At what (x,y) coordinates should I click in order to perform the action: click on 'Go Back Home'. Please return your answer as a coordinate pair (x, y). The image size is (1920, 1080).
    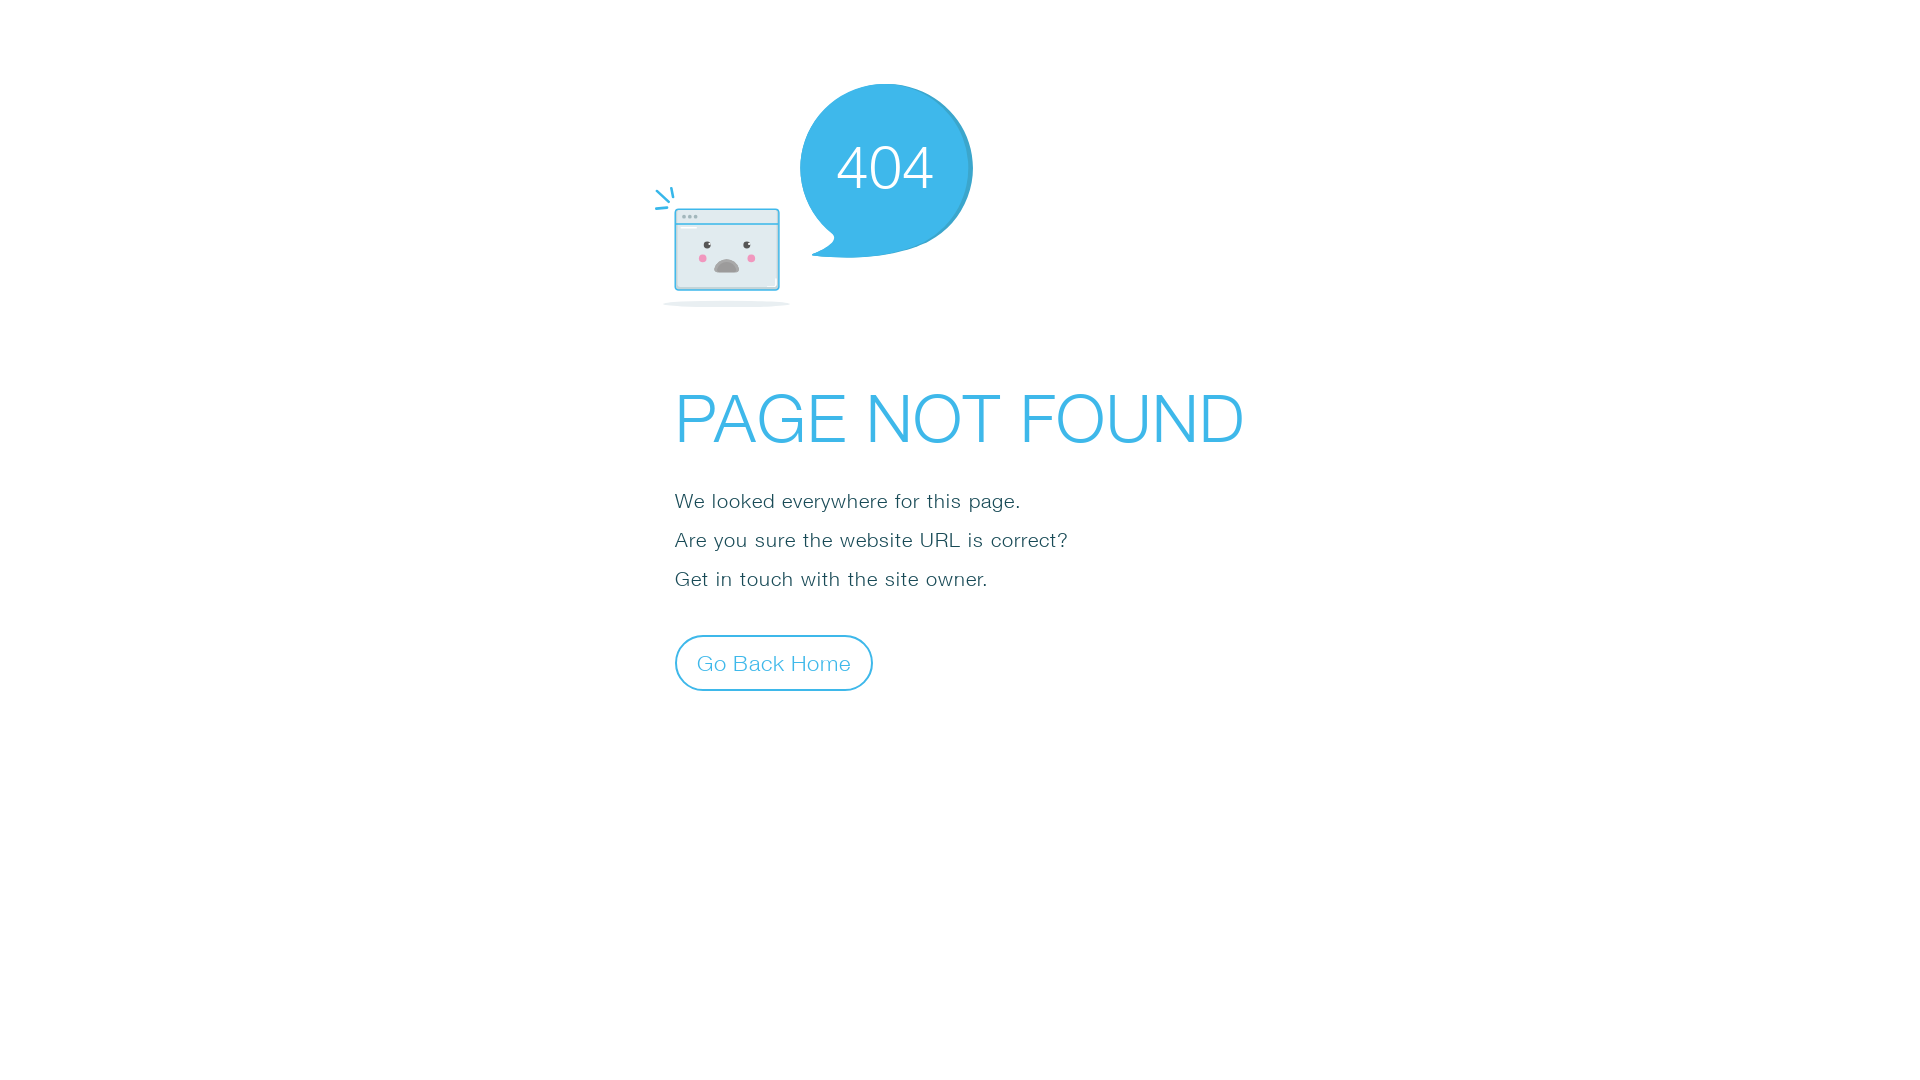
    Looking at the image, I should click on (772, 663).